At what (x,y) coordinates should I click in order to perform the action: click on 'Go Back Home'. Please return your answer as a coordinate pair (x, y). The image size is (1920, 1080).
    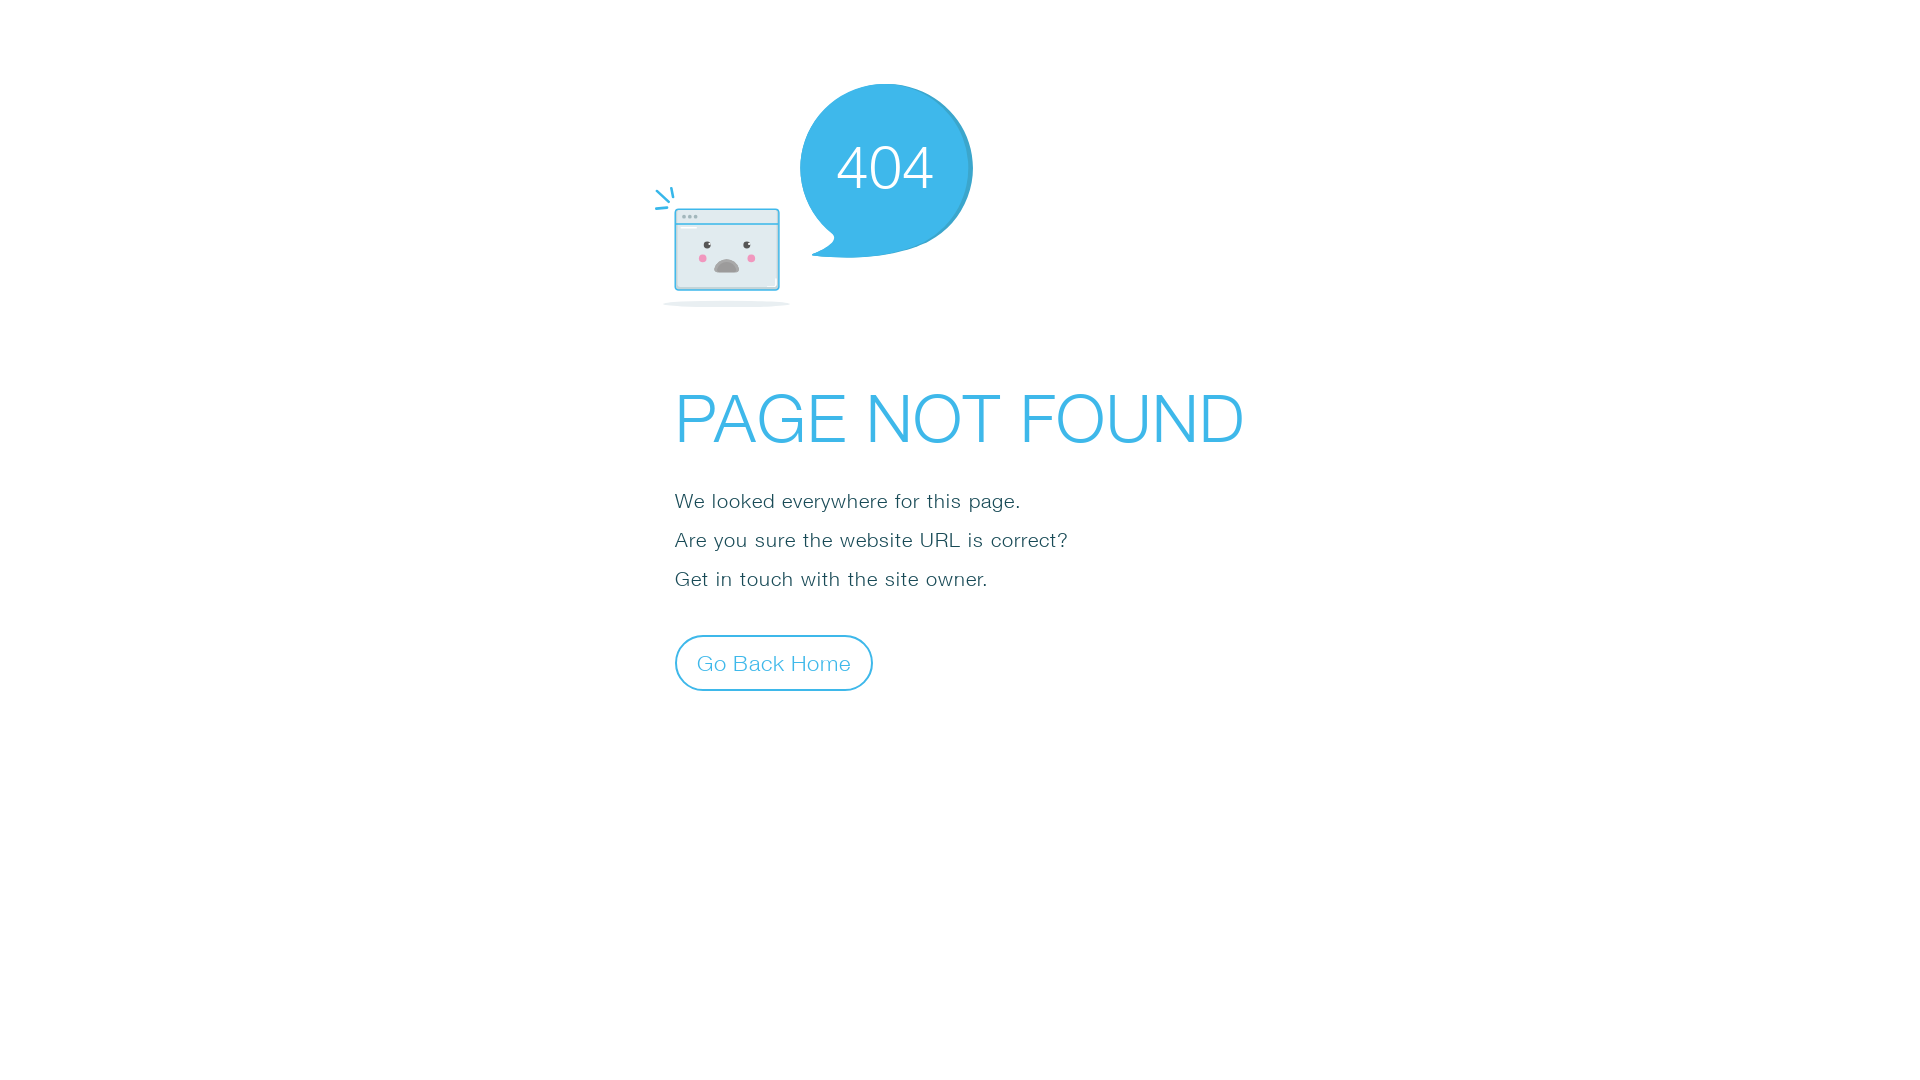
    Looking at the image, I should click on (772, 663).